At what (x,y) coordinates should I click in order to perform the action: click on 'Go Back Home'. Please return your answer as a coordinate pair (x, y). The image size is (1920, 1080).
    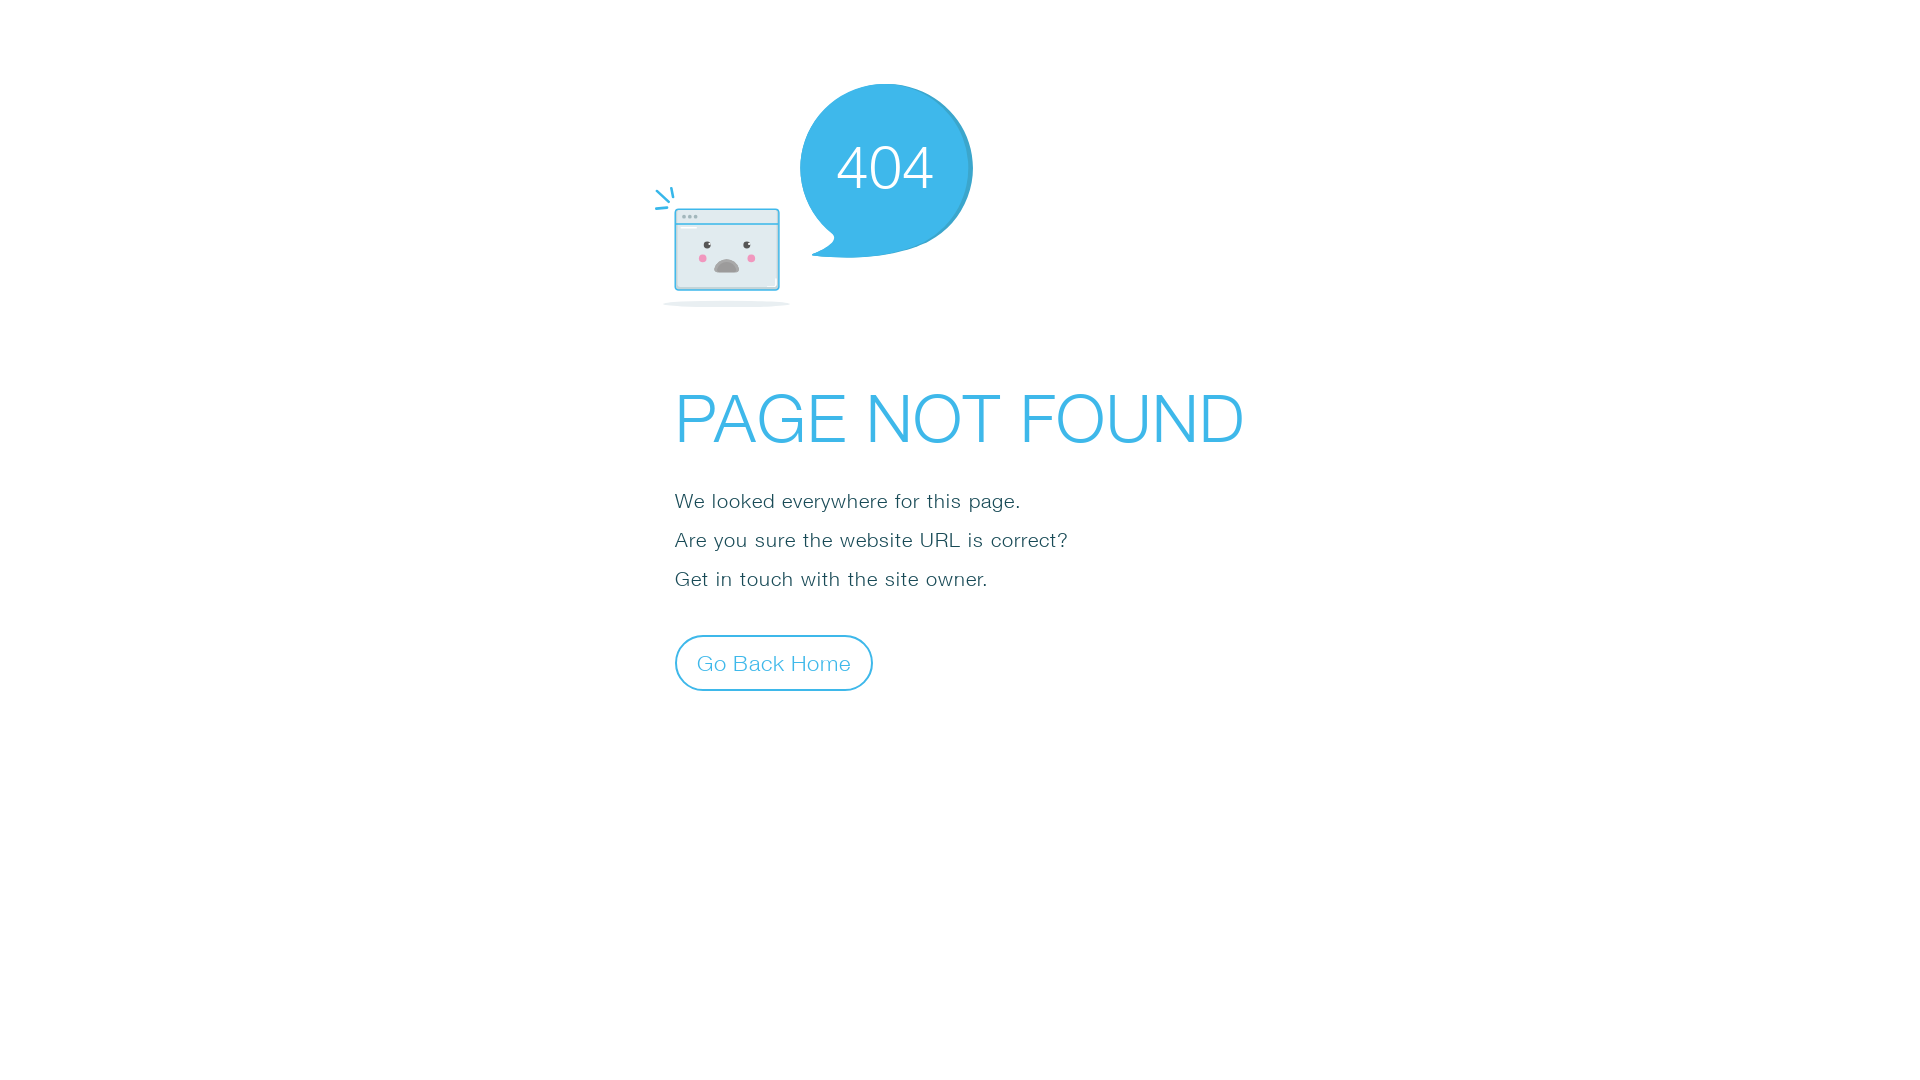
    Looking at the image, I should click on (772, 663).